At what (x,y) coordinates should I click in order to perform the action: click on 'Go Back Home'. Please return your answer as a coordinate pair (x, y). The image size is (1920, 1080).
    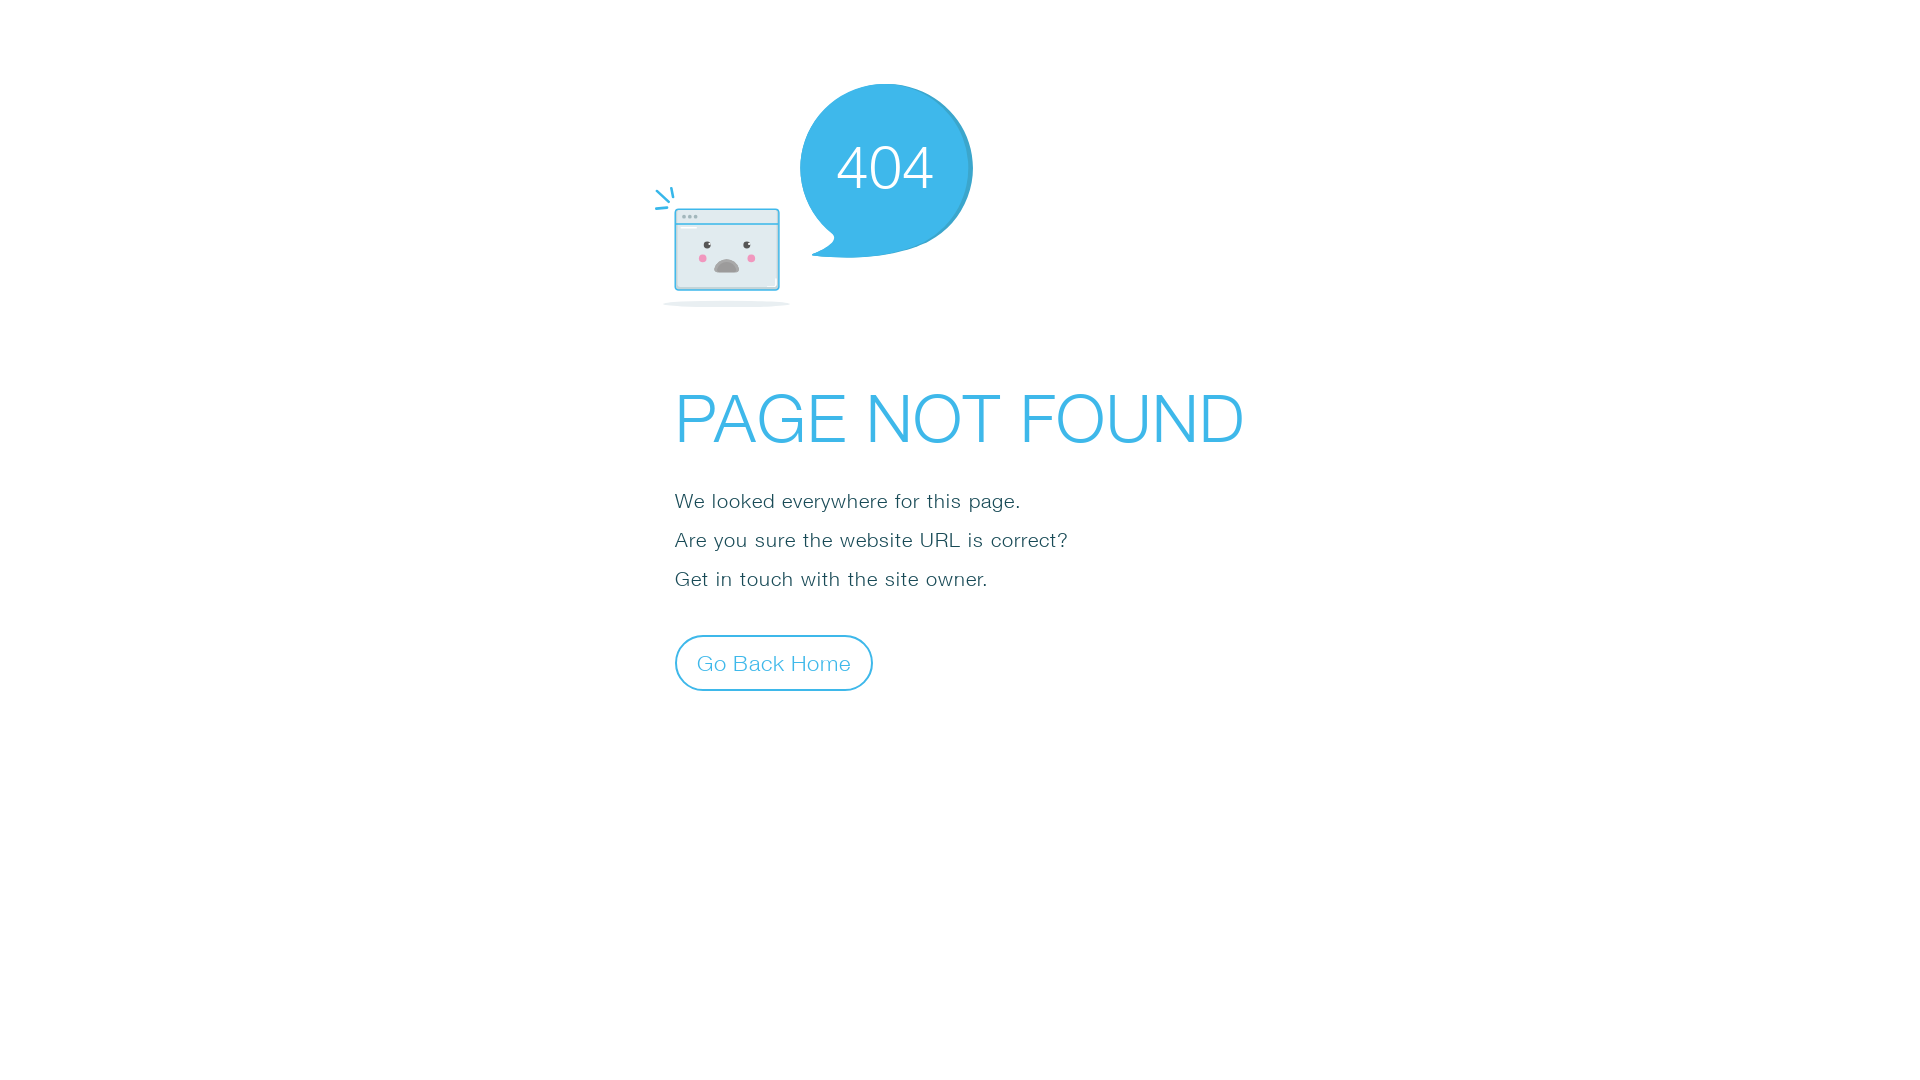
    Looking at the image, I should click on (772, 663).